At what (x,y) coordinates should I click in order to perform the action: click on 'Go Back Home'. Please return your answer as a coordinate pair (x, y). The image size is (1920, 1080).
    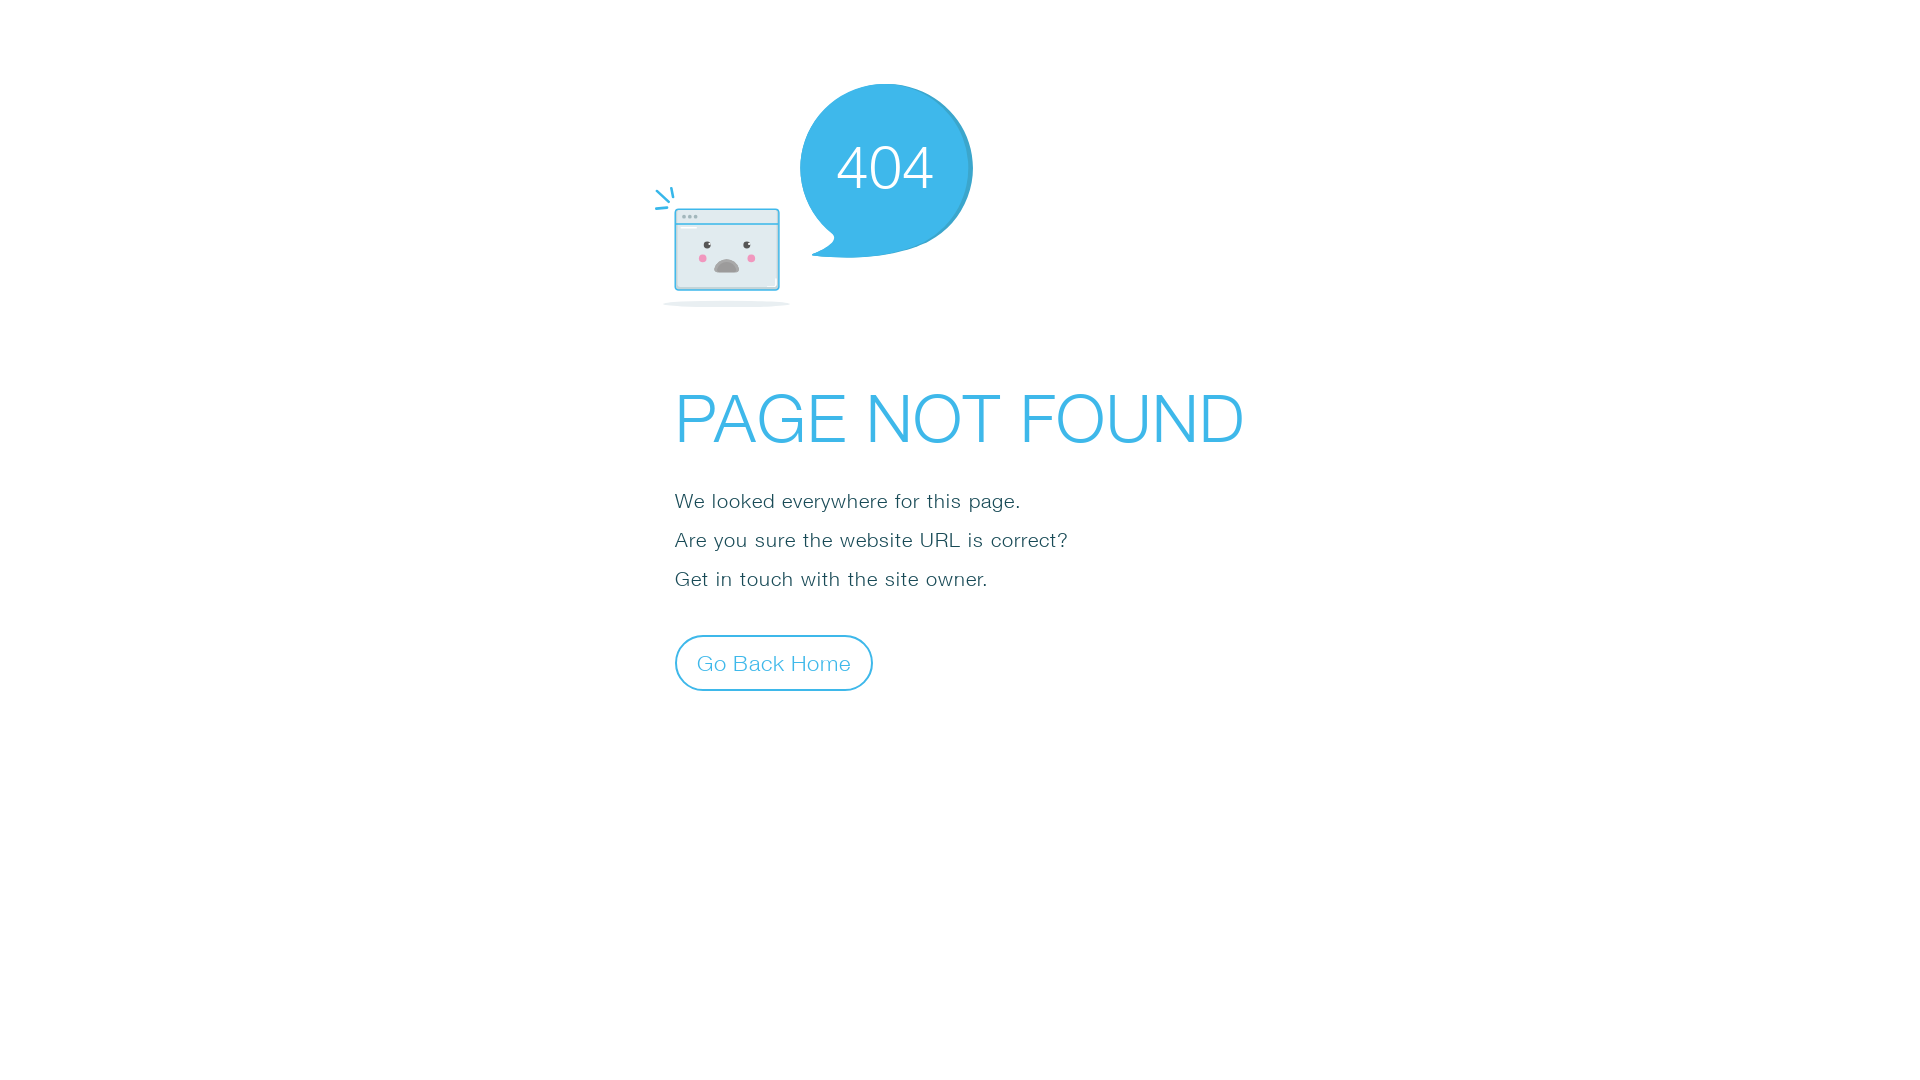
    Looking at the image, I should click on (772, 663).